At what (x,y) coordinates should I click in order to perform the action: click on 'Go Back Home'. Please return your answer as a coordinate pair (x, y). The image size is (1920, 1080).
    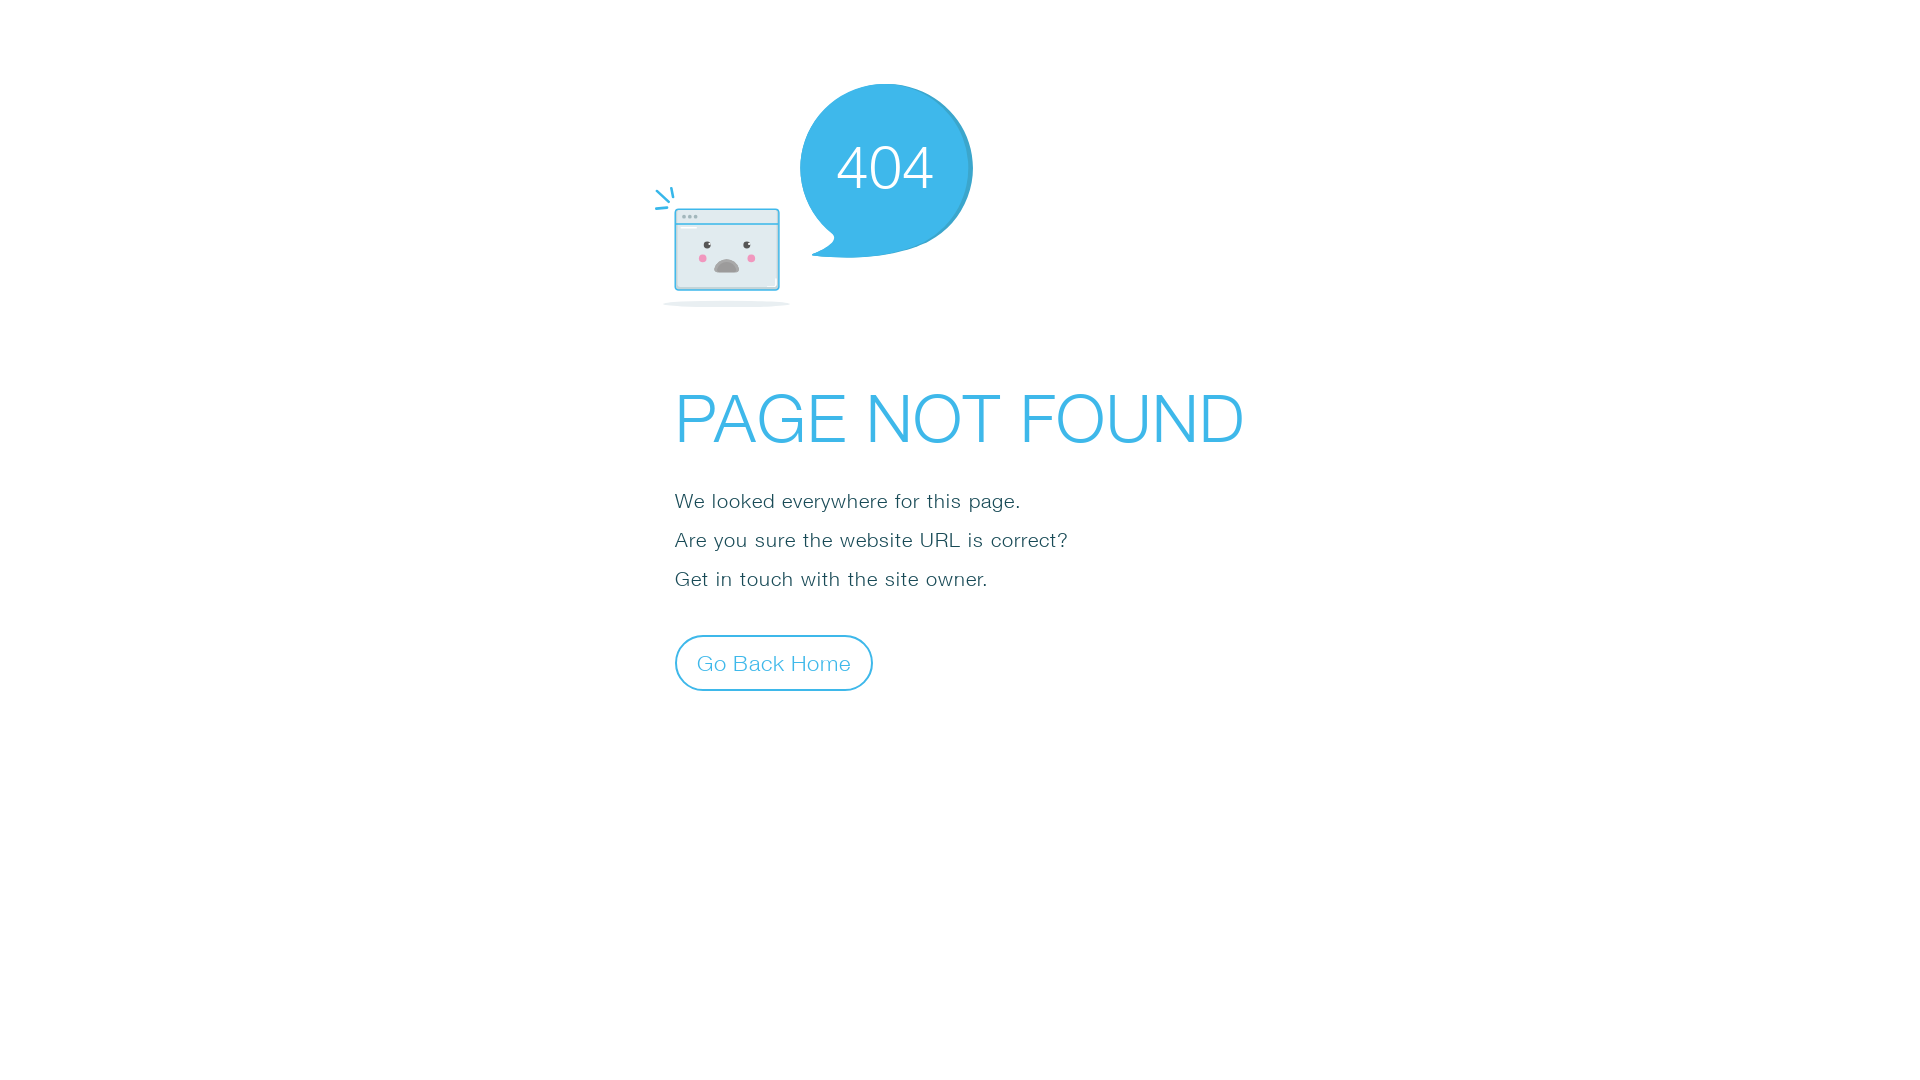
    Looking at the image, I should click on (772, 663).